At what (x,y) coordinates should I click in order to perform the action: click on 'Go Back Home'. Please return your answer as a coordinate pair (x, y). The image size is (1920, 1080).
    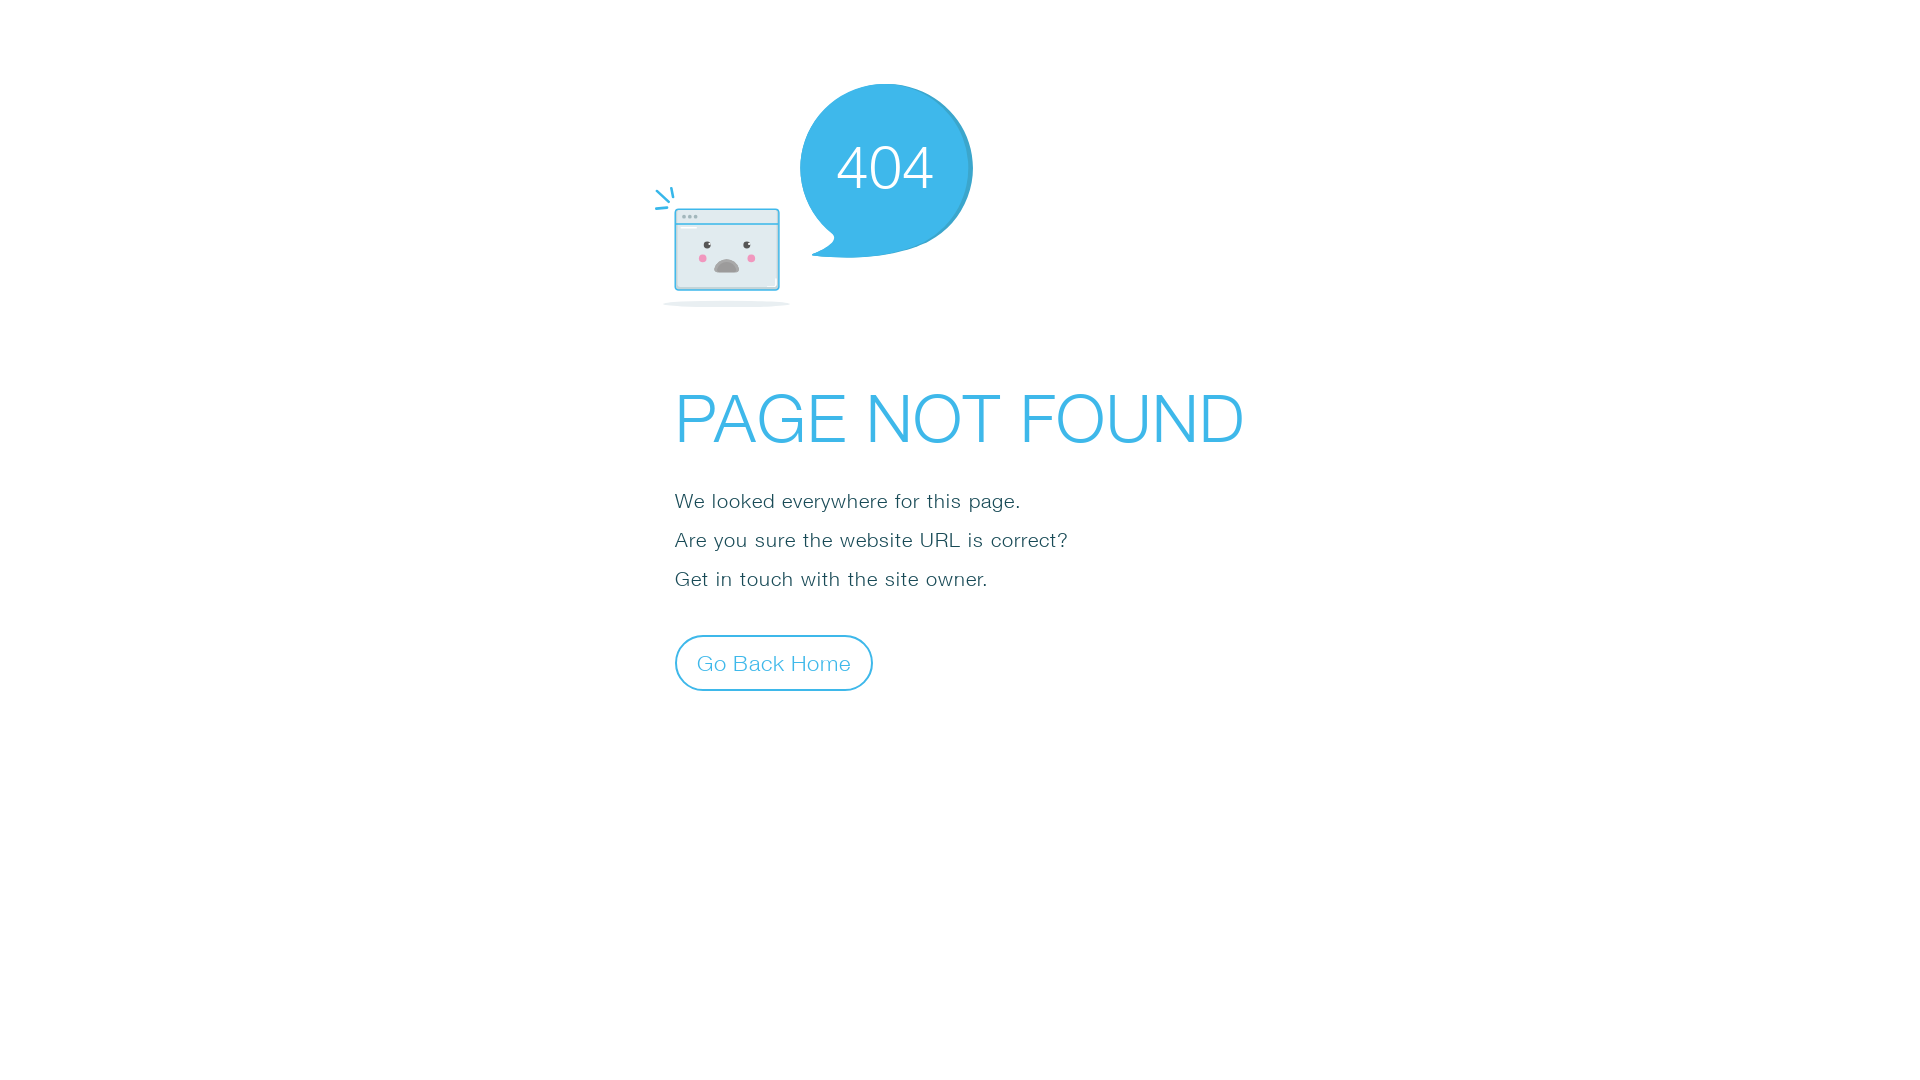
    Looking at the image, I should click on (772, 663).